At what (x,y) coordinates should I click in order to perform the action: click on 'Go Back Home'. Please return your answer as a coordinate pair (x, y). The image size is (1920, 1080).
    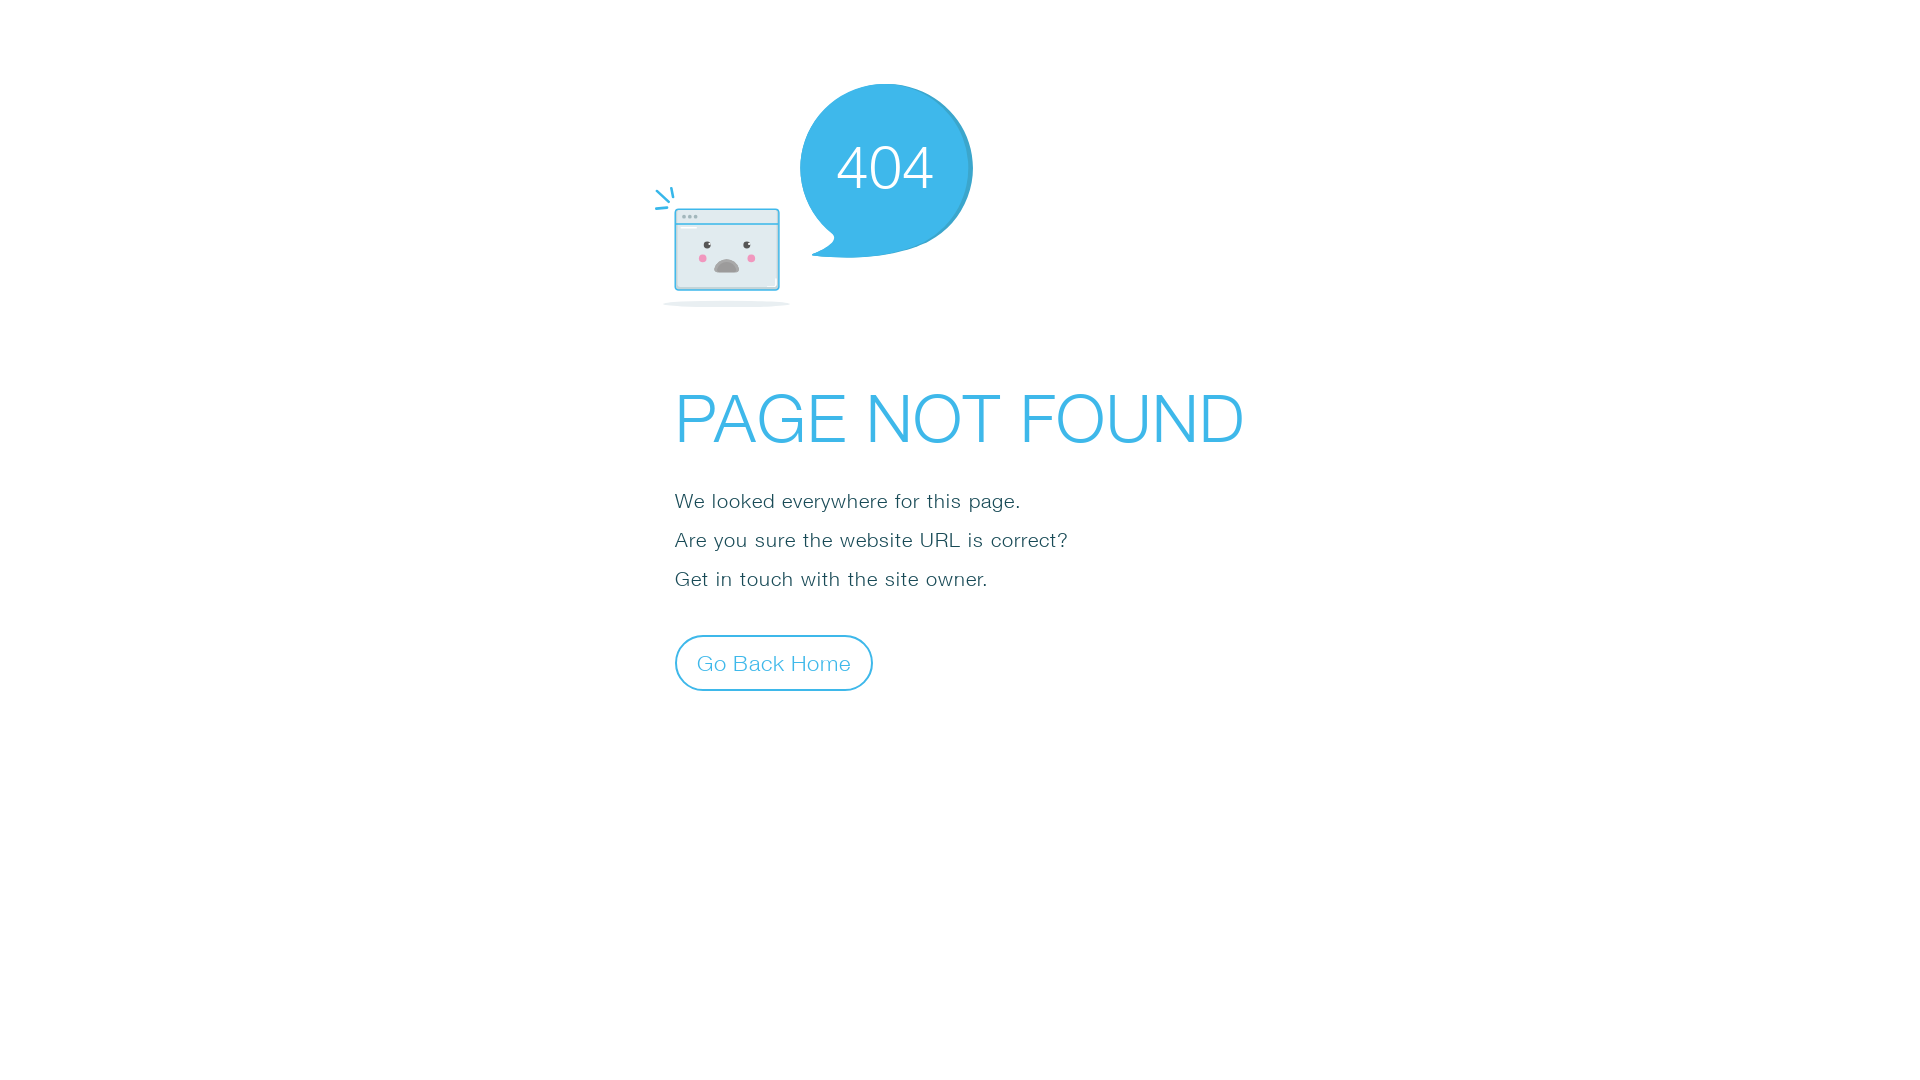
    Looking at the image, I should click on (772, 663).